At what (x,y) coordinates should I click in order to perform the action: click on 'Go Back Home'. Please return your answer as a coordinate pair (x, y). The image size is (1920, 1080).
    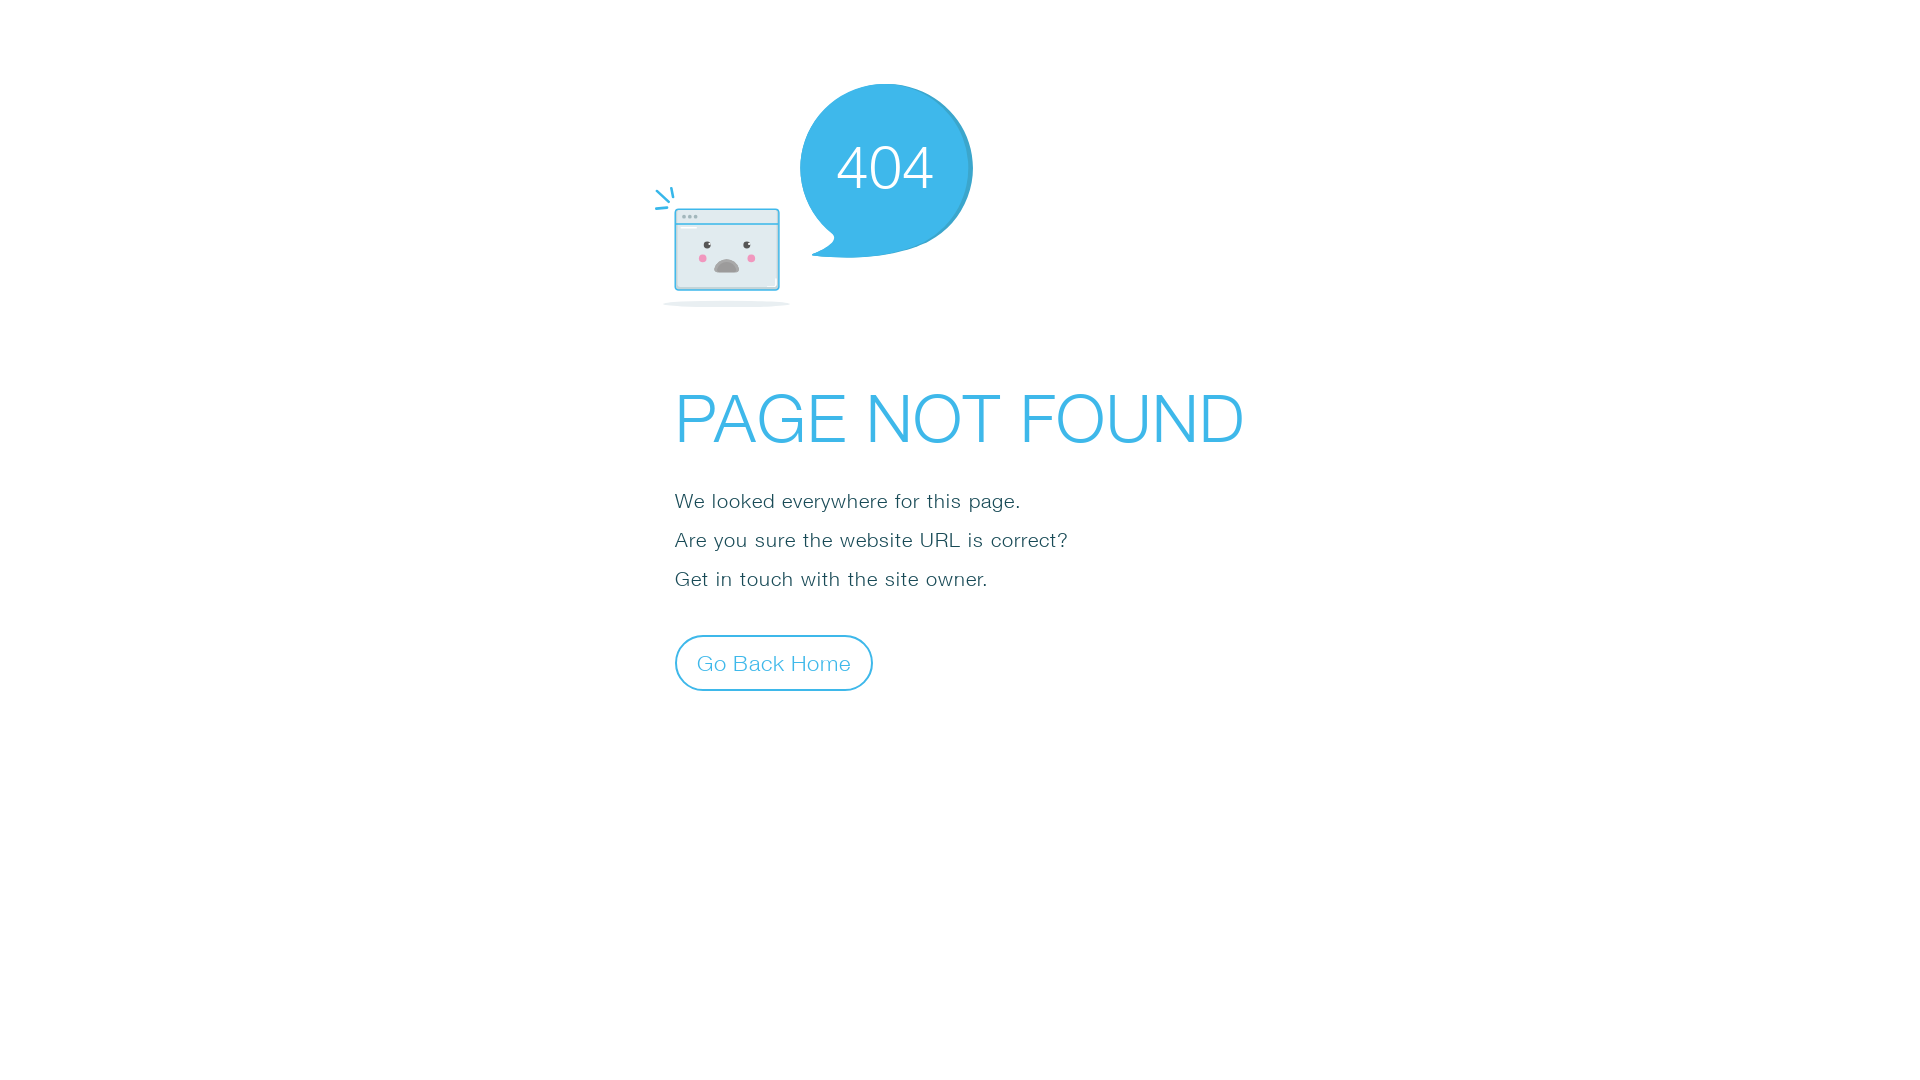
    Looking at the image, I should click on (772, 663).